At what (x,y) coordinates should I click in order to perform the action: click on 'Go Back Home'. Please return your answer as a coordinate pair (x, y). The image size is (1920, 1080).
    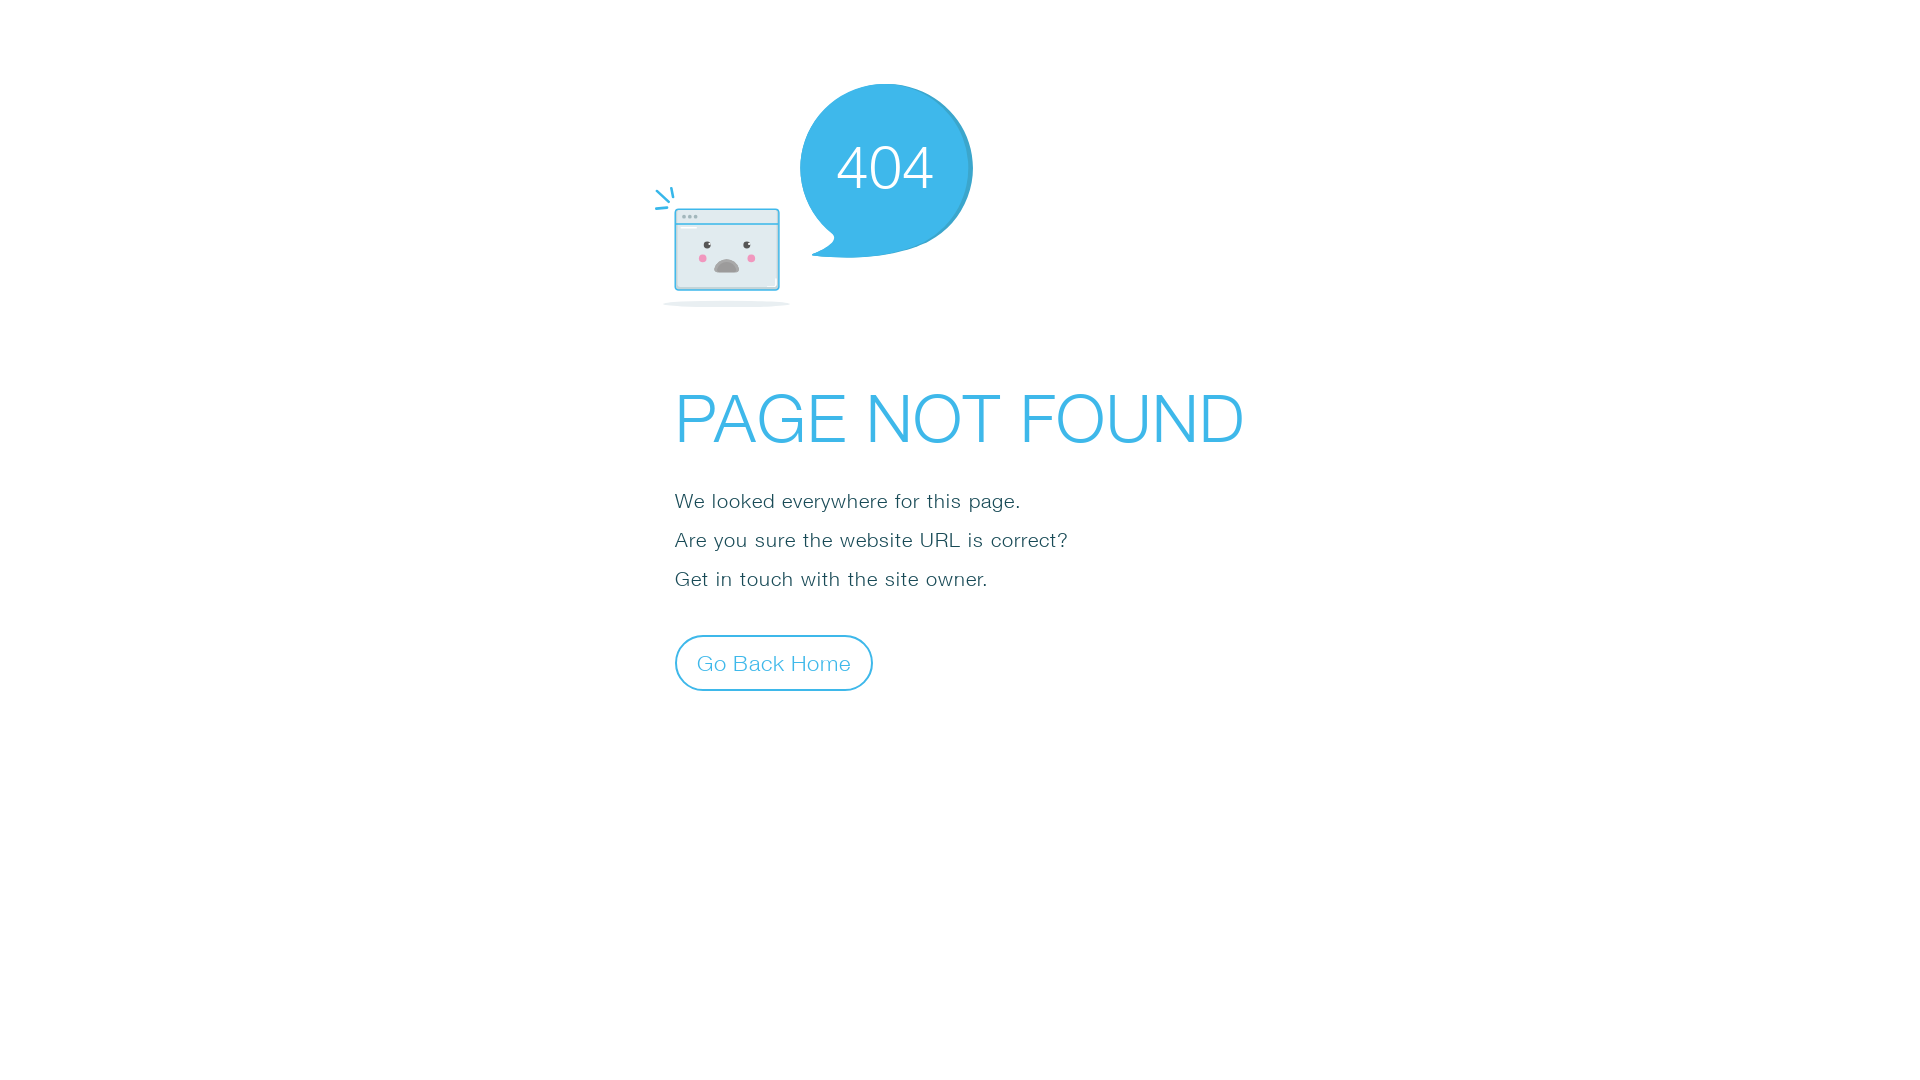
    Looking at the image, I should click on (772, 663).